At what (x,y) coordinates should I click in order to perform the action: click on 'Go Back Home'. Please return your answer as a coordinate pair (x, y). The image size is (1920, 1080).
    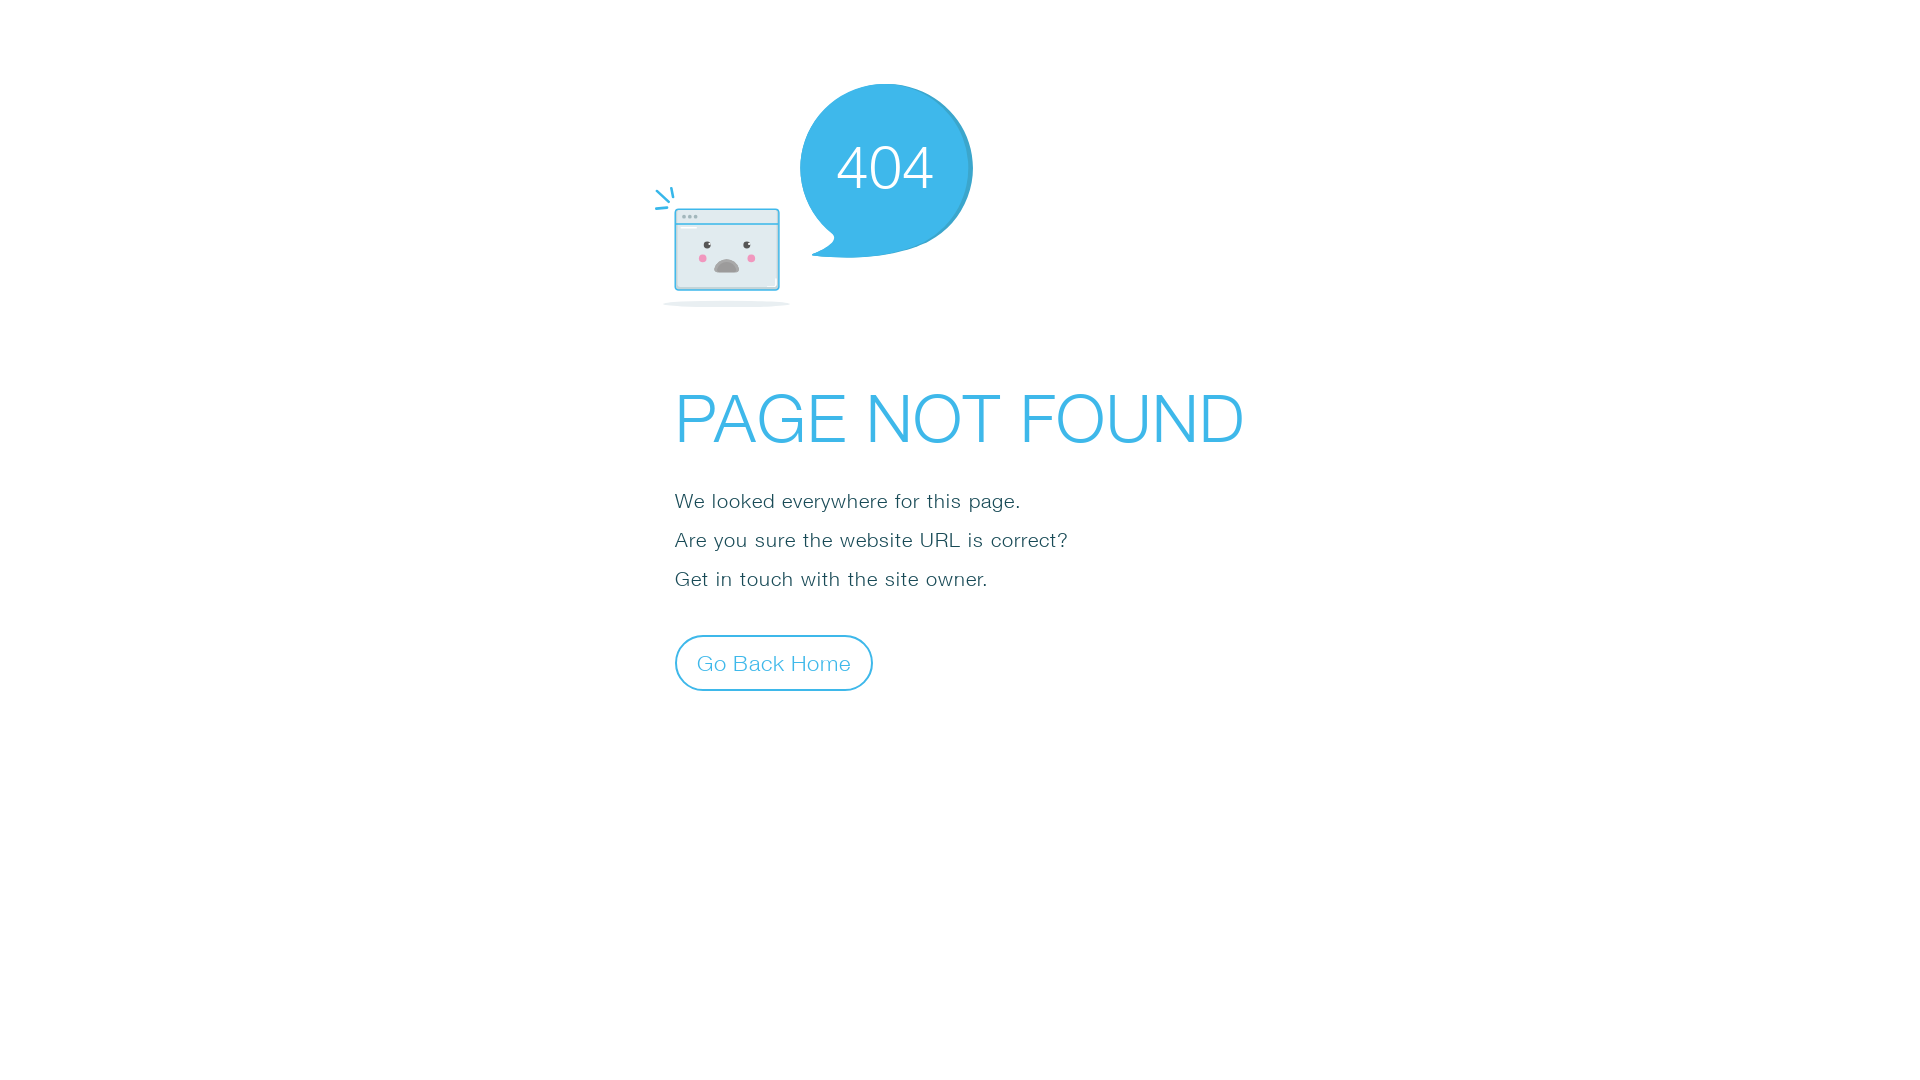
    Looking at the image, I should click on (772, 663).